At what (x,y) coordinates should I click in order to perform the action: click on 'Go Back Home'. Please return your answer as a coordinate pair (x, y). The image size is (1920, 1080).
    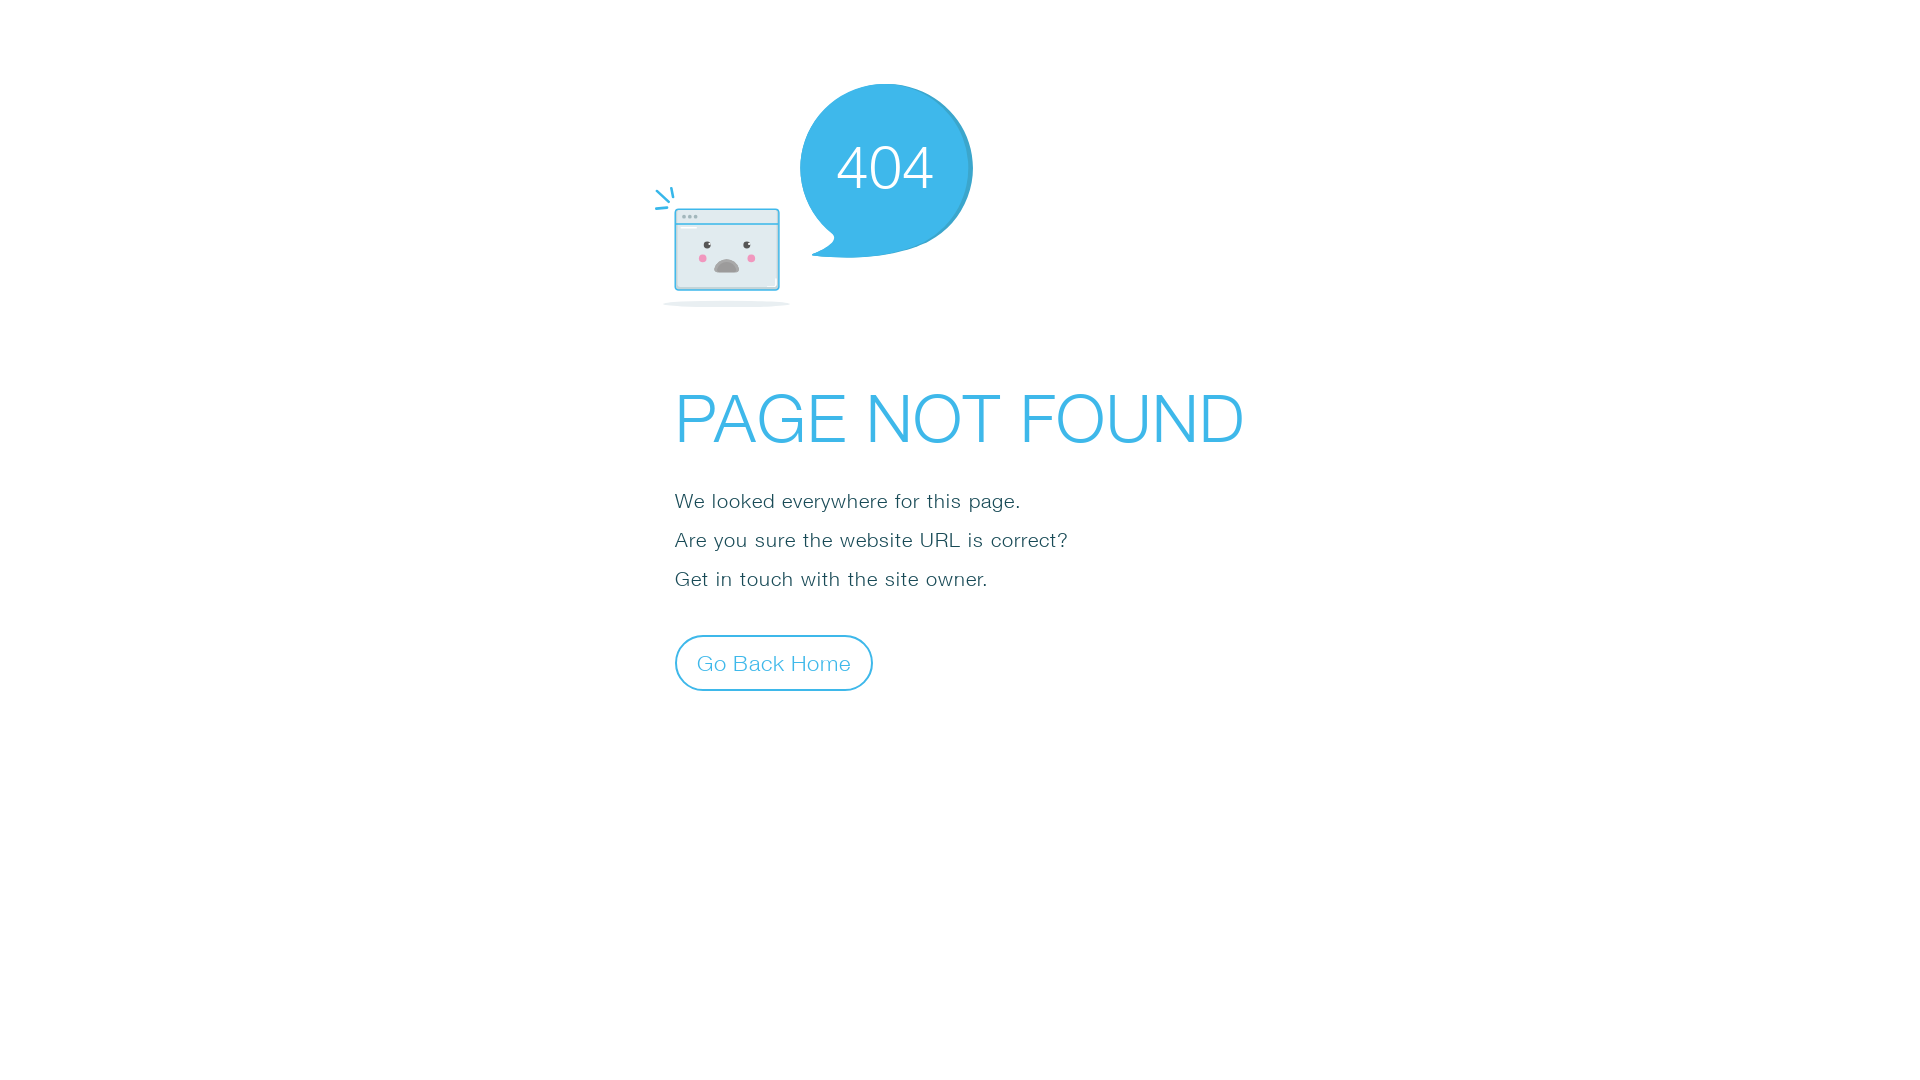
    Looking at the image, I should click on (772, 663).